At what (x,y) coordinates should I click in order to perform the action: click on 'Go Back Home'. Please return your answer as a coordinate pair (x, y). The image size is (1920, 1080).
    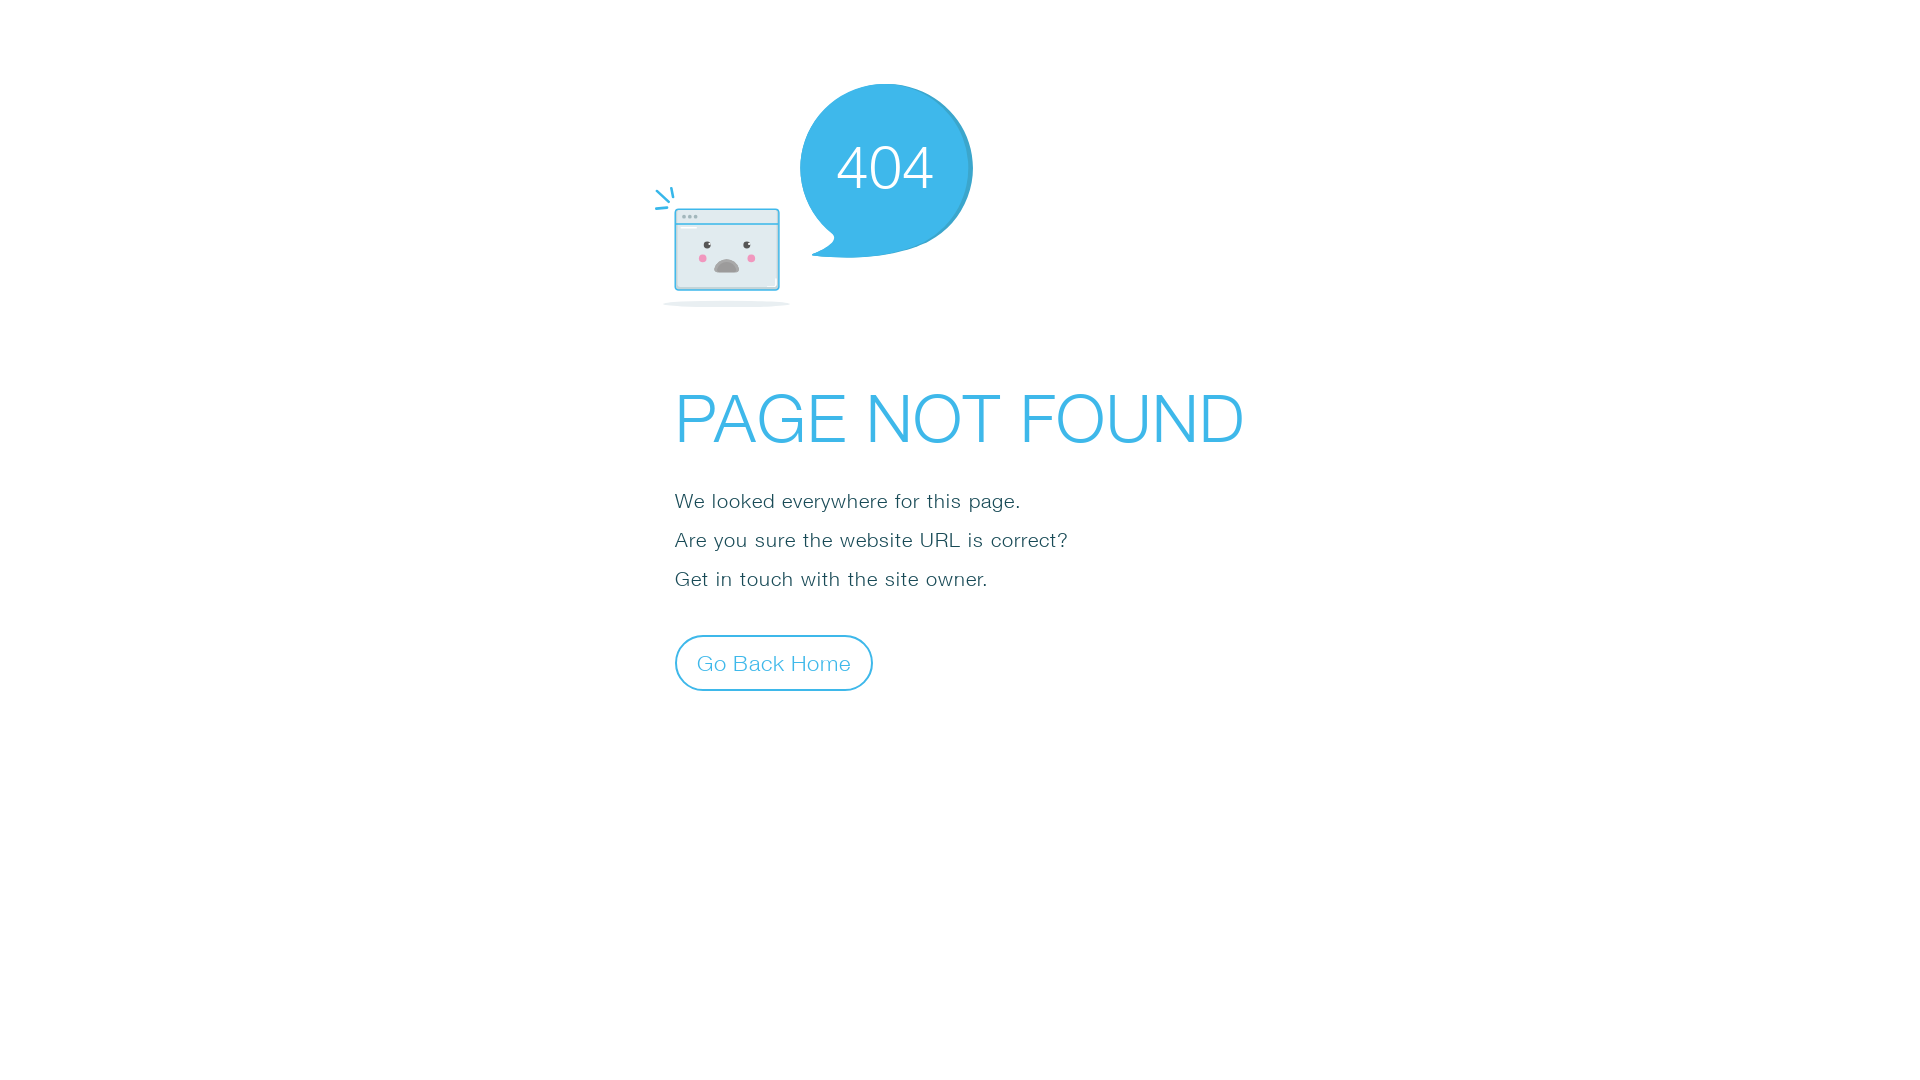
    Looking at the image, I should click on (772, 663).